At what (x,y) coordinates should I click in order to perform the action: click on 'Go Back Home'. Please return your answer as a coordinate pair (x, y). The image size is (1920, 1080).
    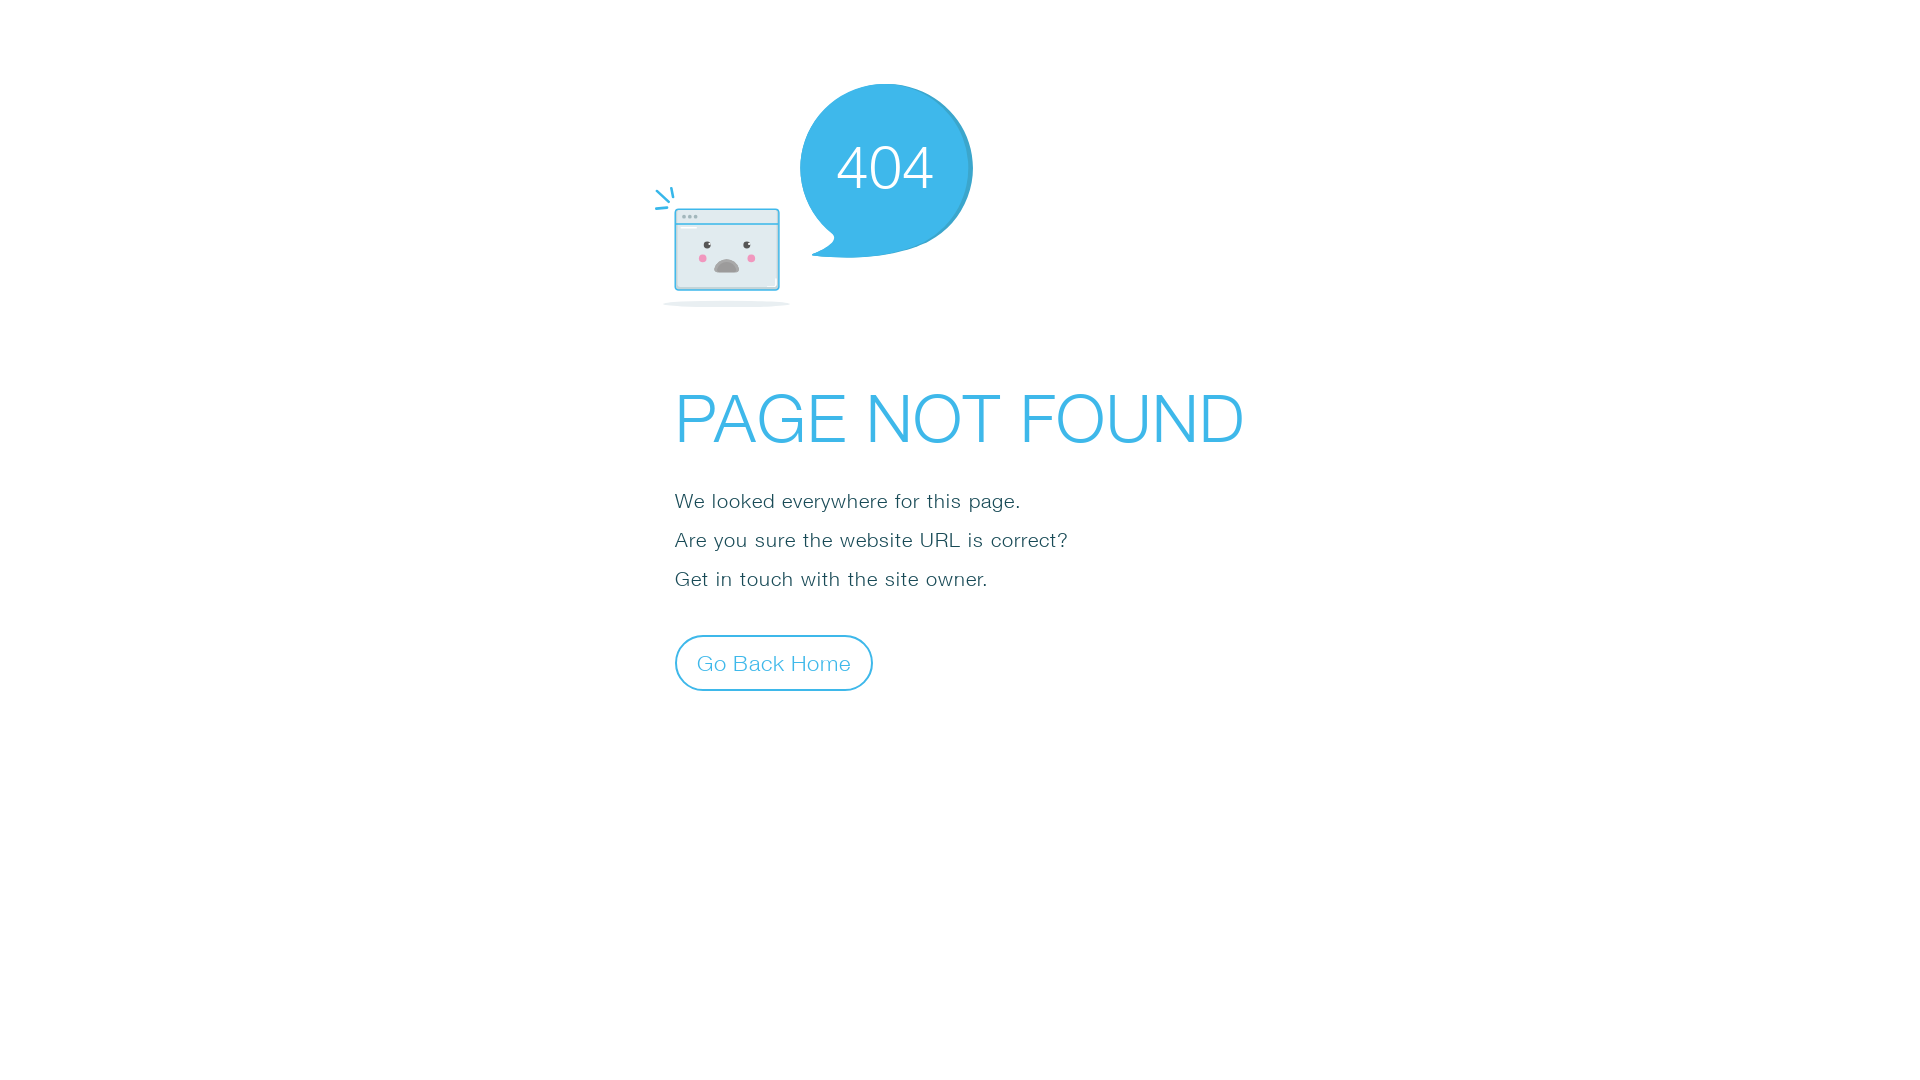
    Looking at the image, I should click on (772, 663).